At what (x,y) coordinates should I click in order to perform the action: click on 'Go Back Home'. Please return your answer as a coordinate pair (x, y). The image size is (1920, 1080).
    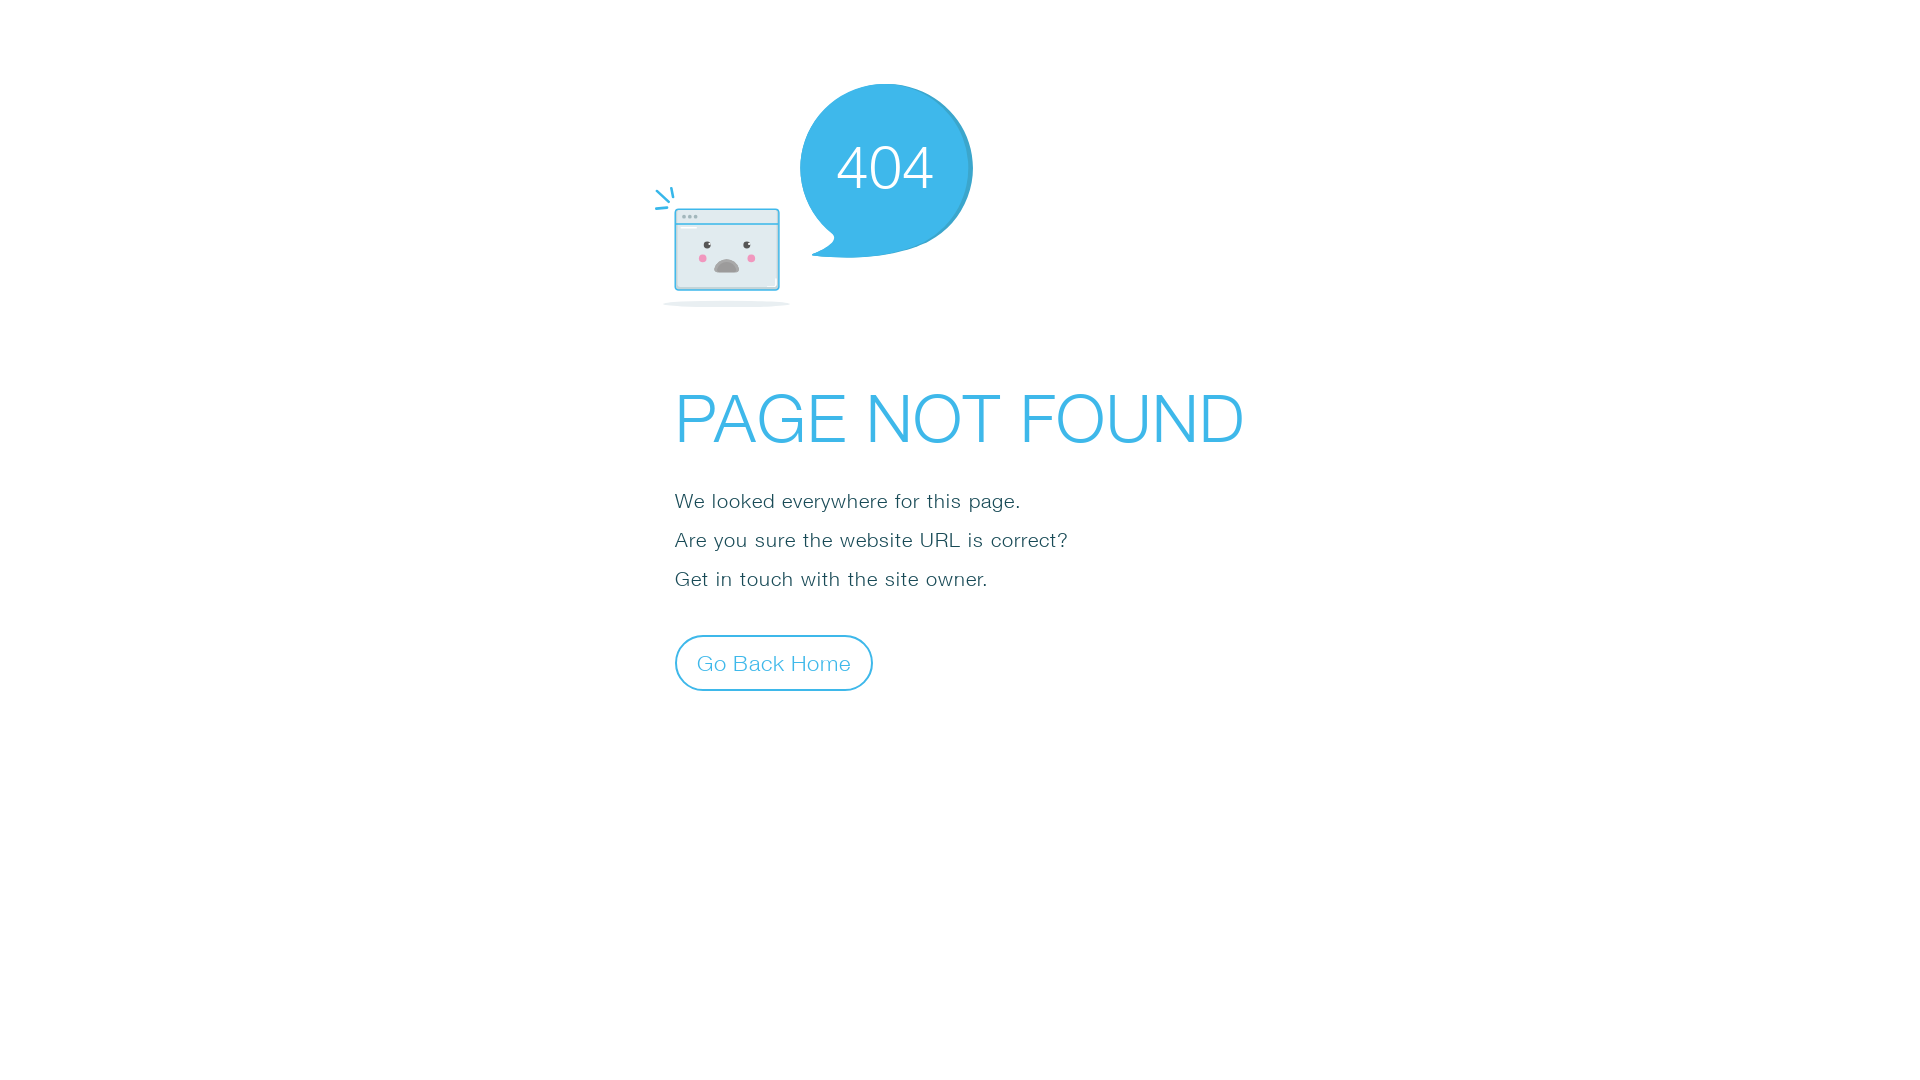
    Looking at the image, I should click on (772, 663).